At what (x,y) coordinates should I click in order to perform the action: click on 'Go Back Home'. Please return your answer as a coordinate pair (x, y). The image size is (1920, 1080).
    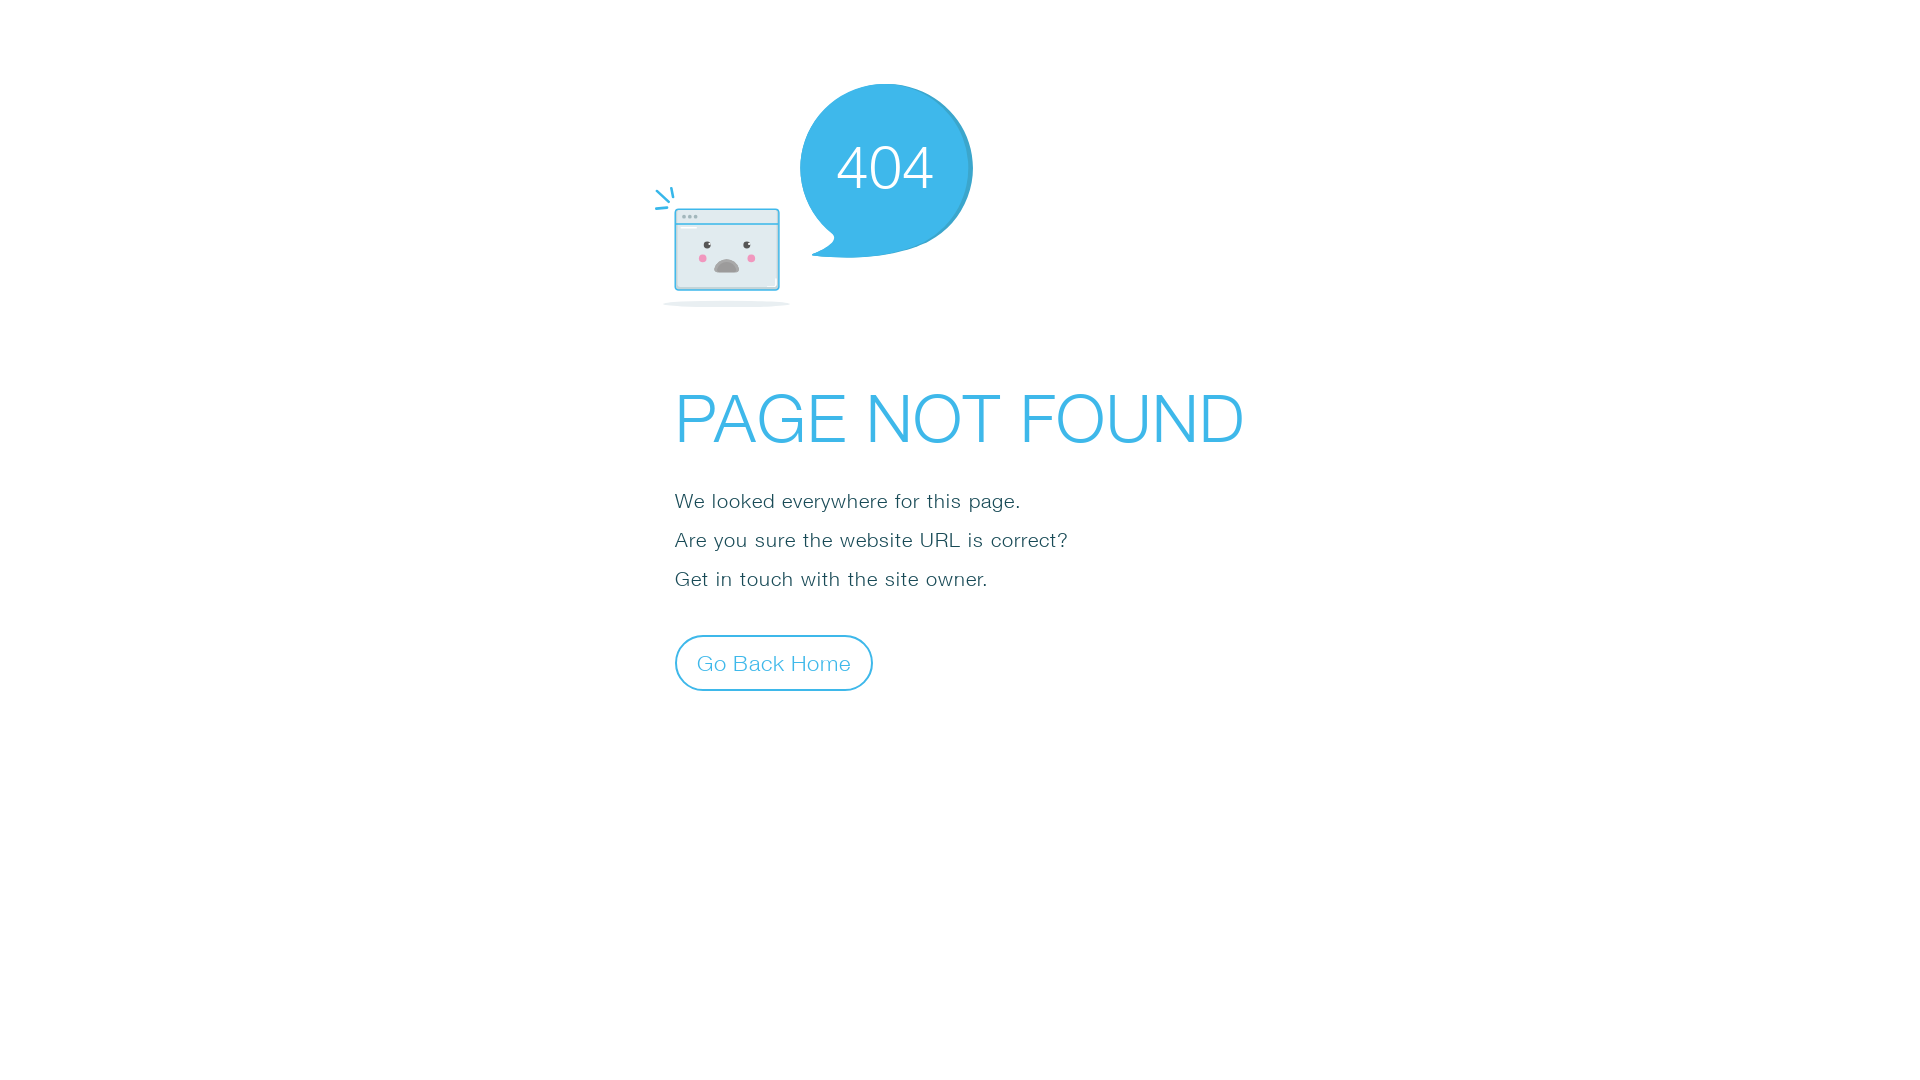
    Looking at the image, I should click on (772, 663).